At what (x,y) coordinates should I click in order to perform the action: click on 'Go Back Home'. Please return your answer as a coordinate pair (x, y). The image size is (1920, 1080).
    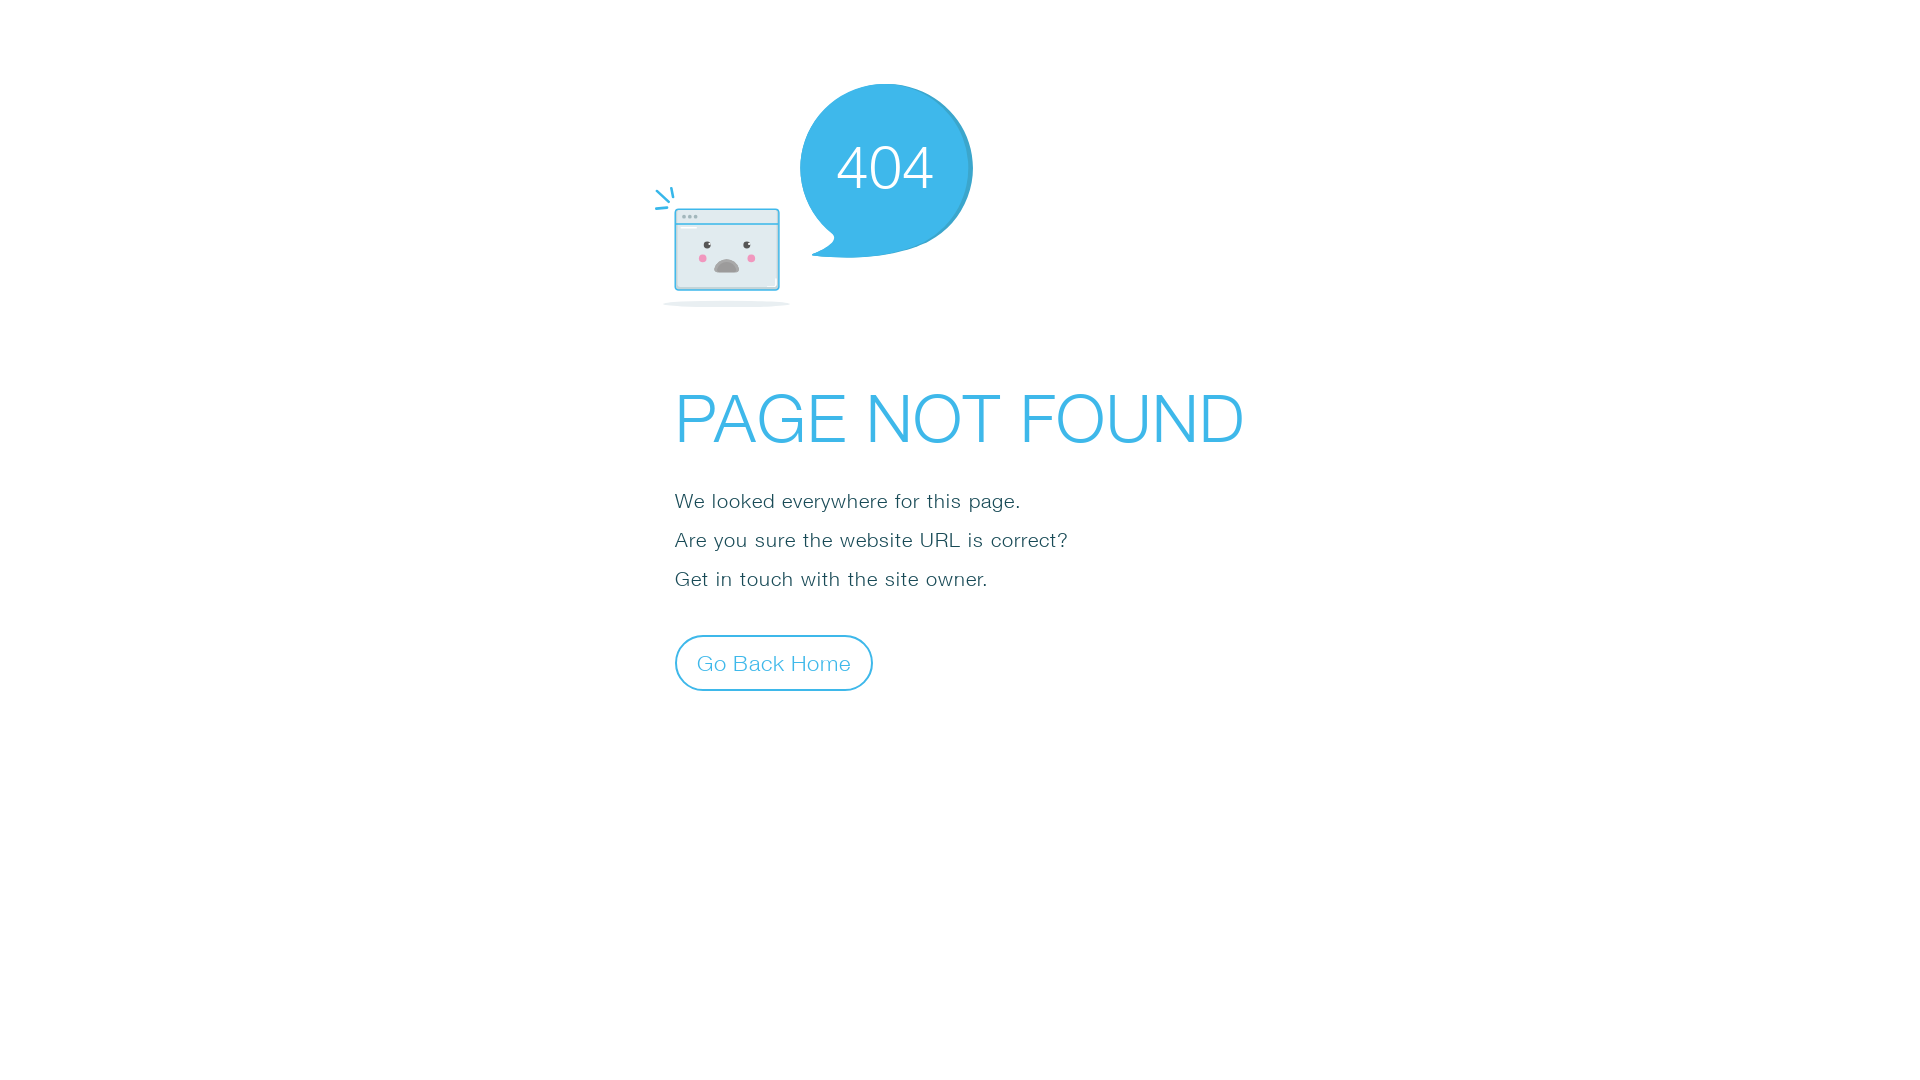
    Looking at the image, I should click on (772, 663).